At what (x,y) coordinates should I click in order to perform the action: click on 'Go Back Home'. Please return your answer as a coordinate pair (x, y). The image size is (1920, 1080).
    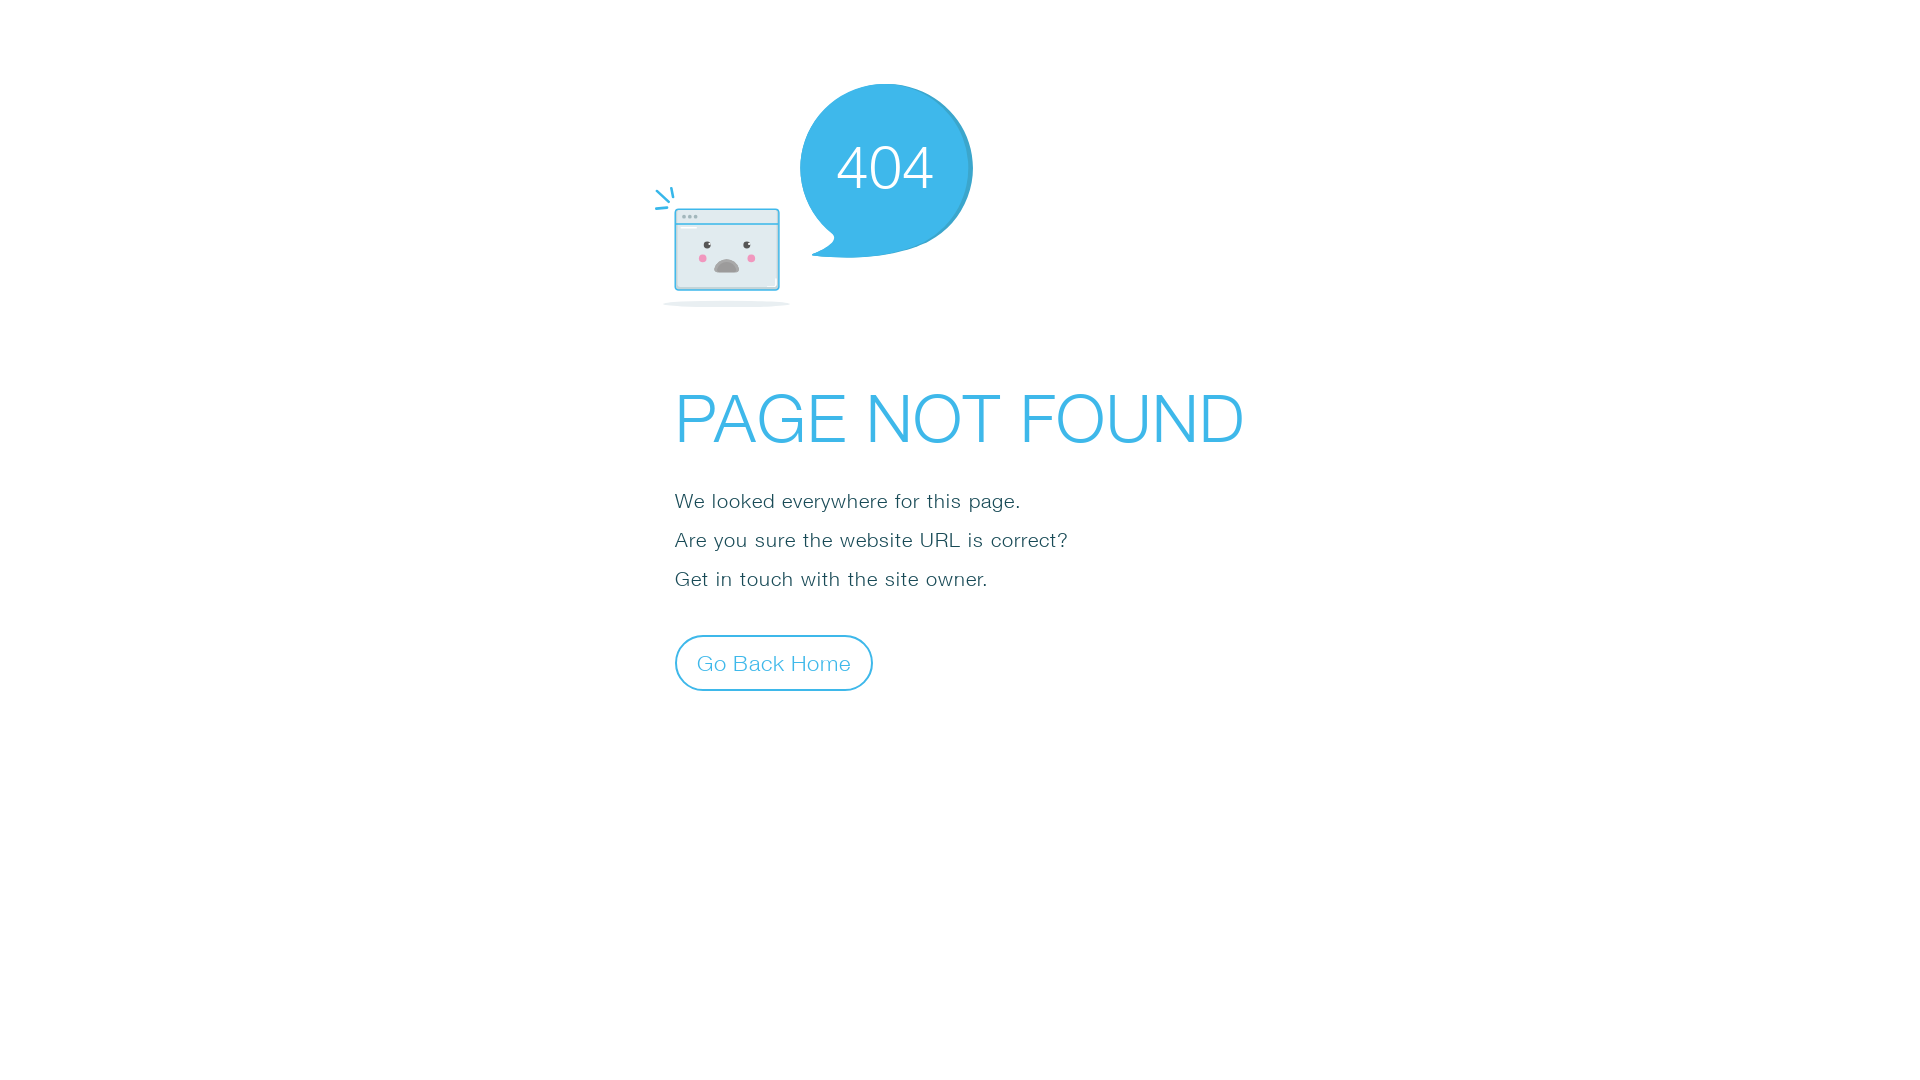
    Looking at the image, I should click on (772, 663).